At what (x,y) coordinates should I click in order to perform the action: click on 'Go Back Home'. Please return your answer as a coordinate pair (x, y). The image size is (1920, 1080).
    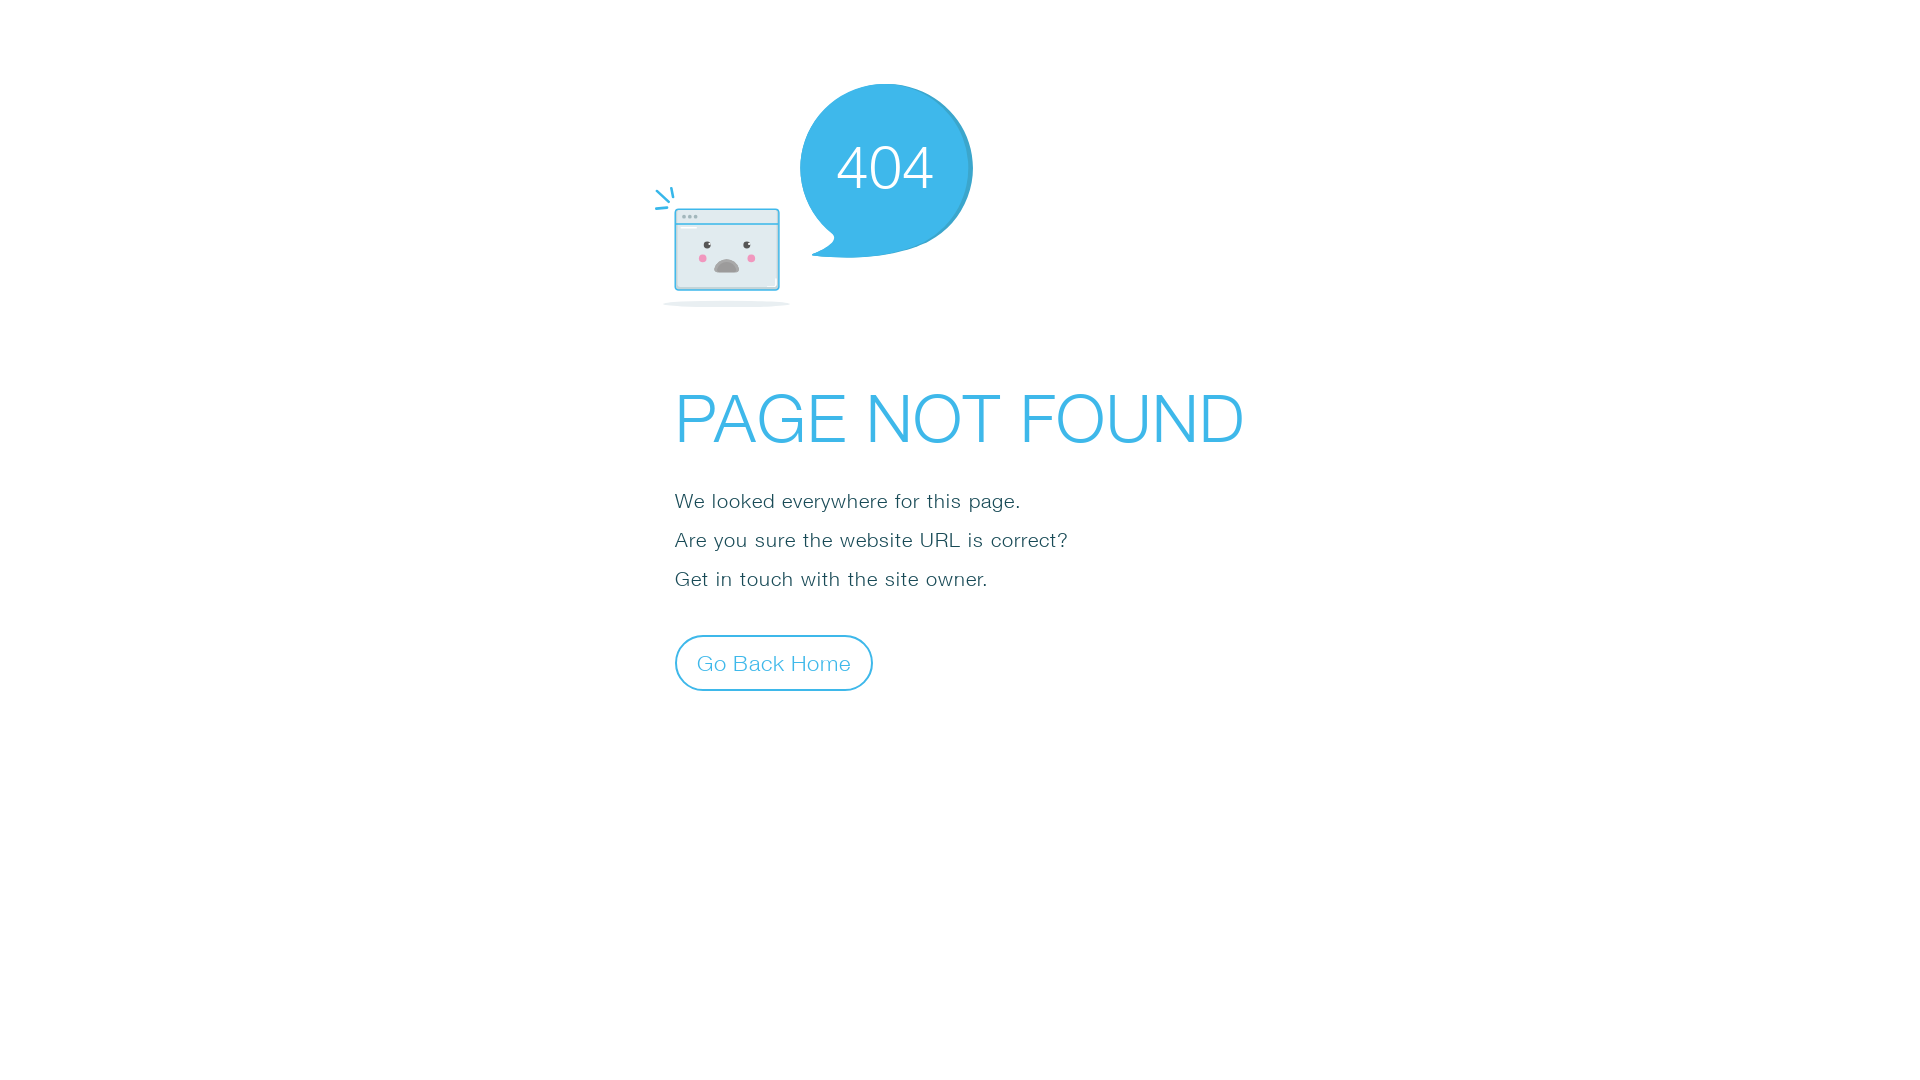
    Looking at the image, I should click on (772, 663).